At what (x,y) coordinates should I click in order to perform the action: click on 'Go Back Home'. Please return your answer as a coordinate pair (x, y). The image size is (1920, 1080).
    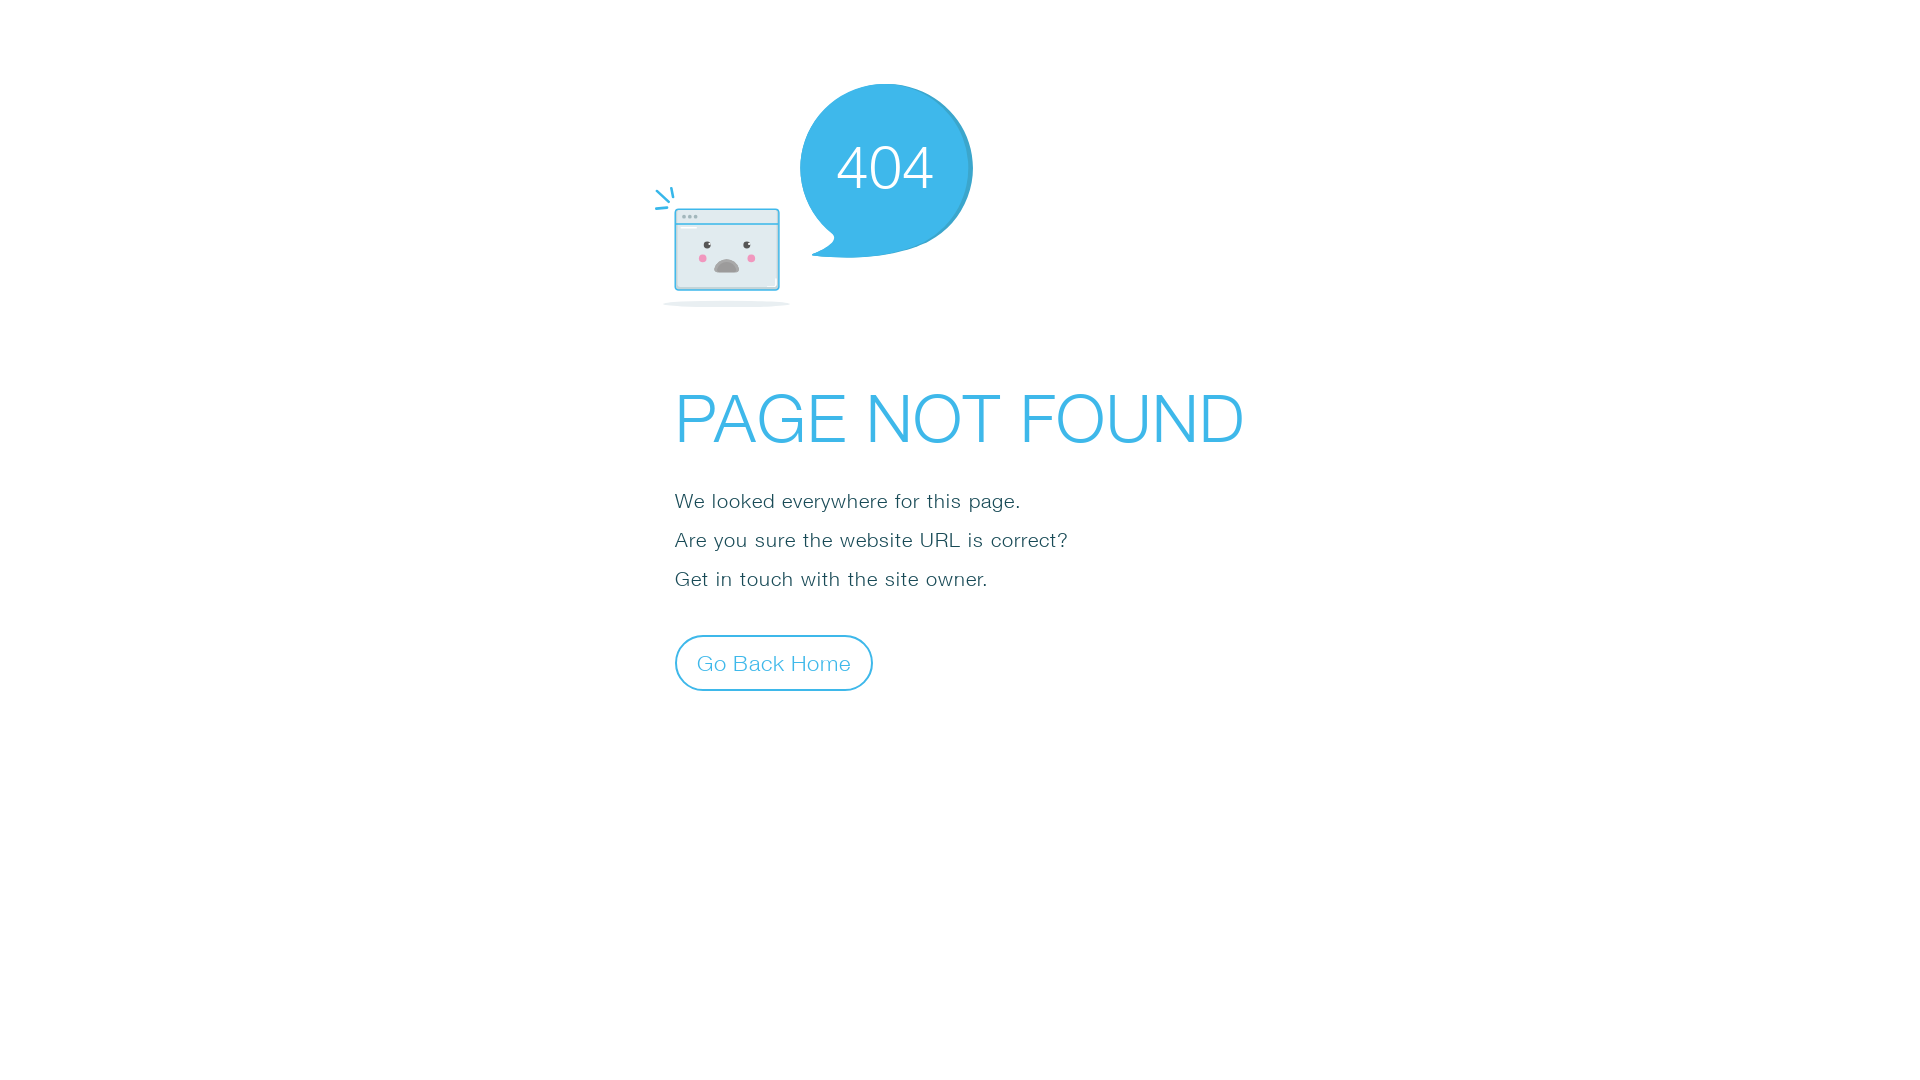
    Looking at the image, I should click on (772, 663).